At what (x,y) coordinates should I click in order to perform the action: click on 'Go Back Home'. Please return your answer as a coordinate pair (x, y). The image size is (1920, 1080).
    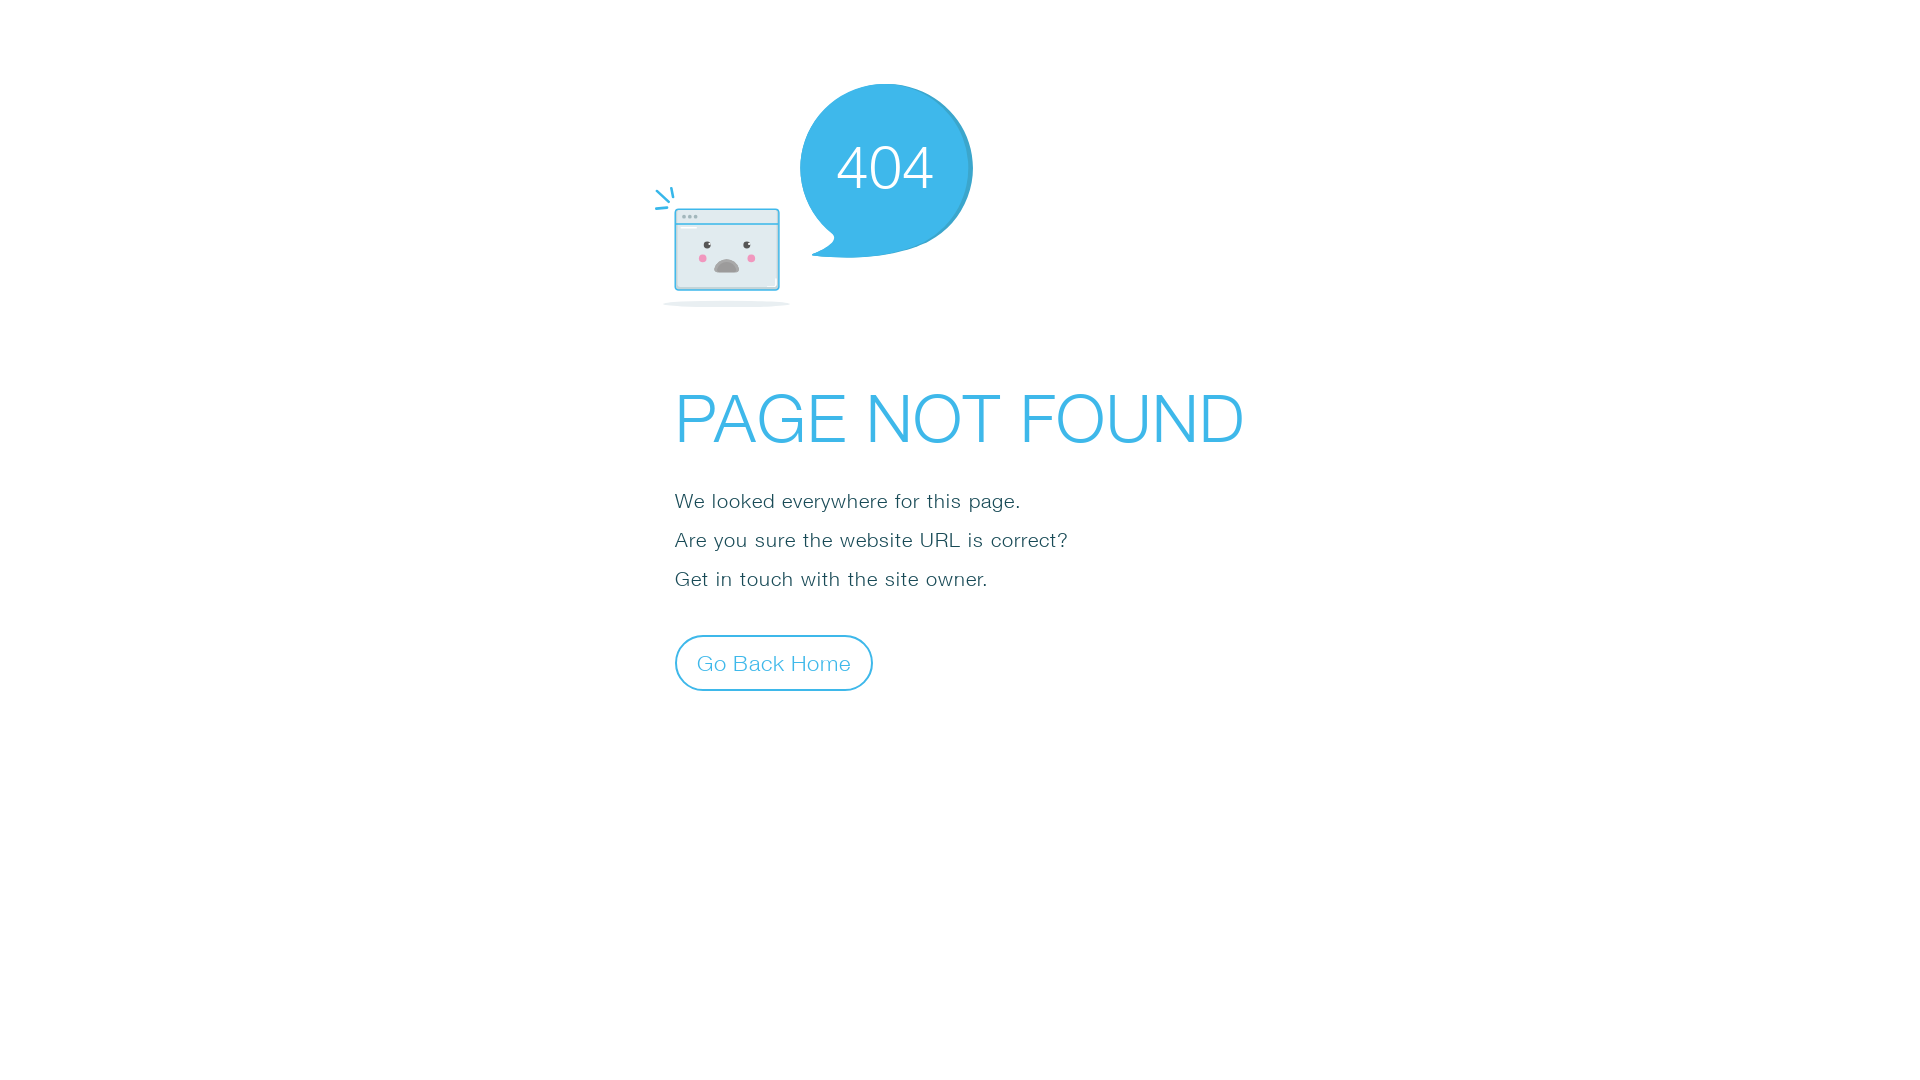
    Looking at the image, I should click on (772, 663).